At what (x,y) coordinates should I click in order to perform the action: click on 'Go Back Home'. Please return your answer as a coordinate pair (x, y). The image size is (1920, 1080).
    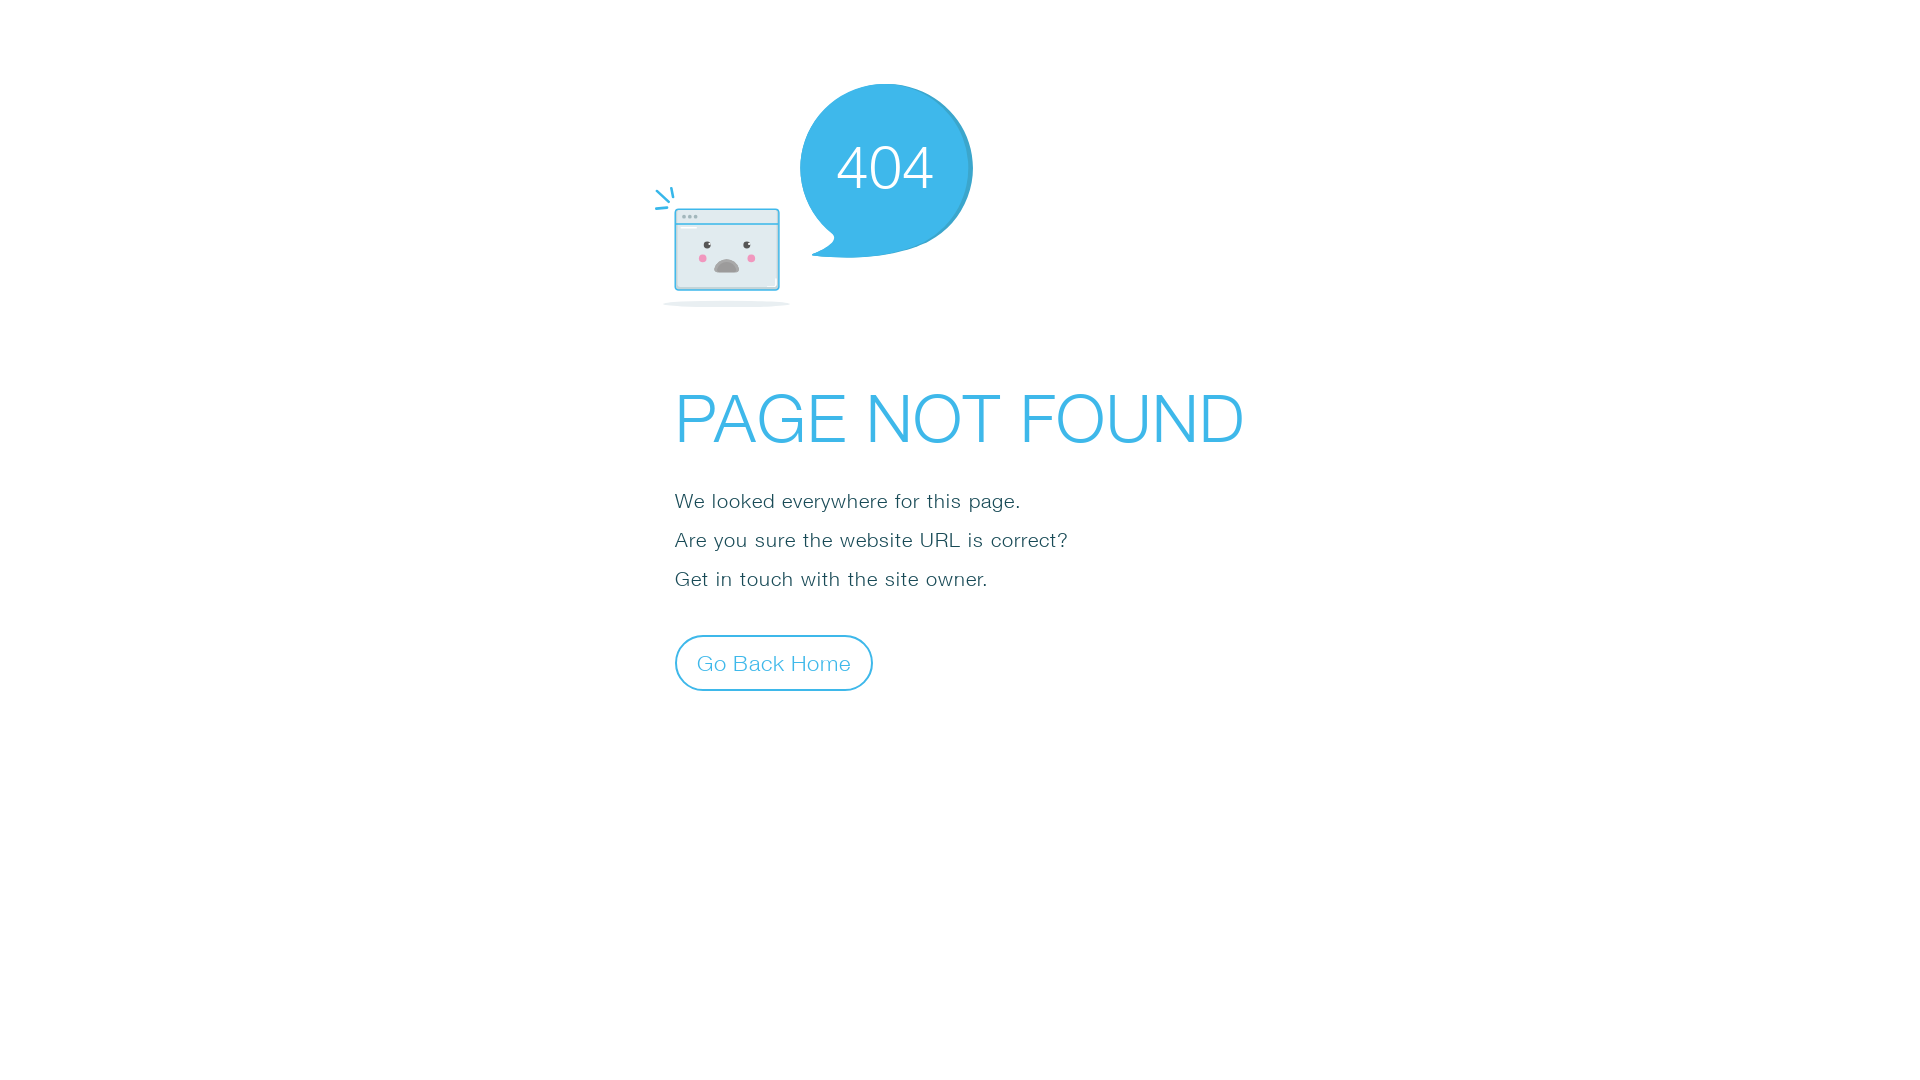
    Looking at the image, I should click on (772, 663).